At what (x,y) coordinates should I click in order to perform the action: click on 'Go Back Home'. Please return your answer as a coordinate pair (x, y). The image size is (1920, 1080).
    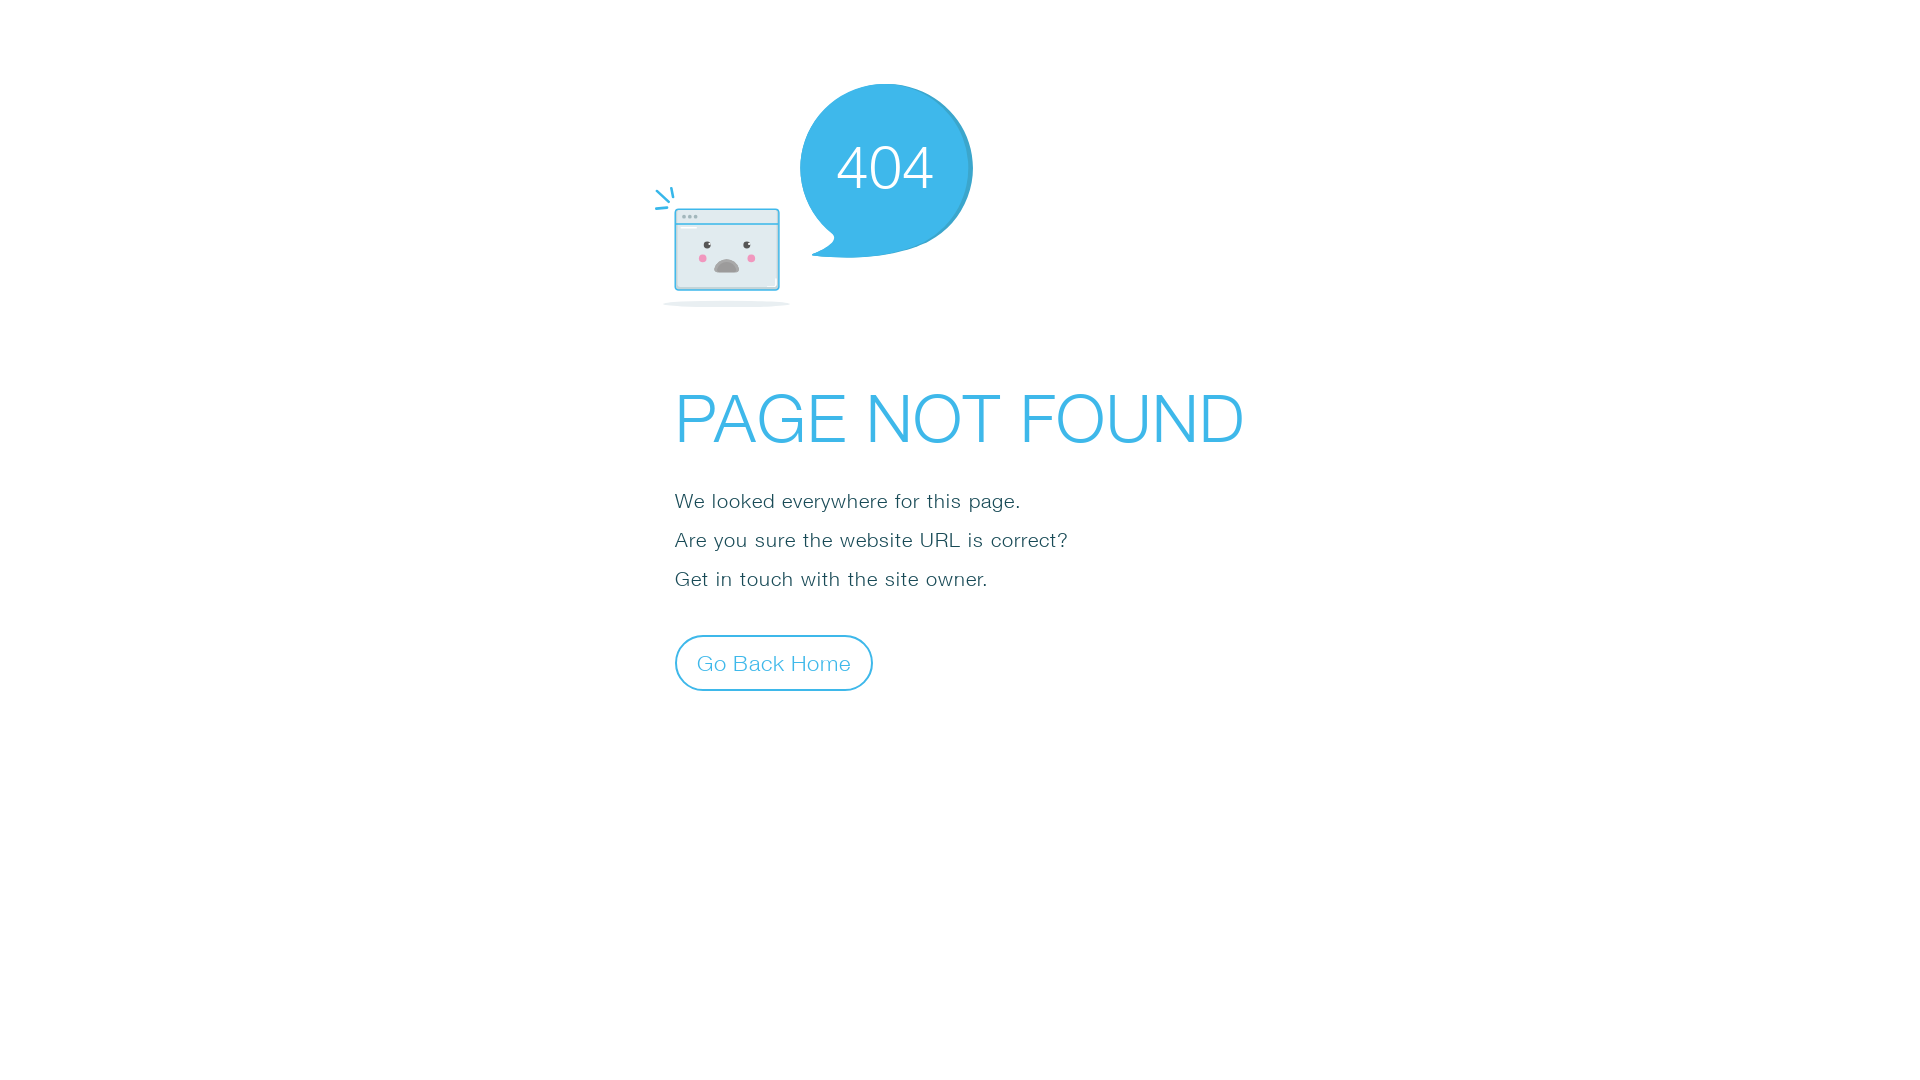
    Looking at the image, I should click on (772, 663).